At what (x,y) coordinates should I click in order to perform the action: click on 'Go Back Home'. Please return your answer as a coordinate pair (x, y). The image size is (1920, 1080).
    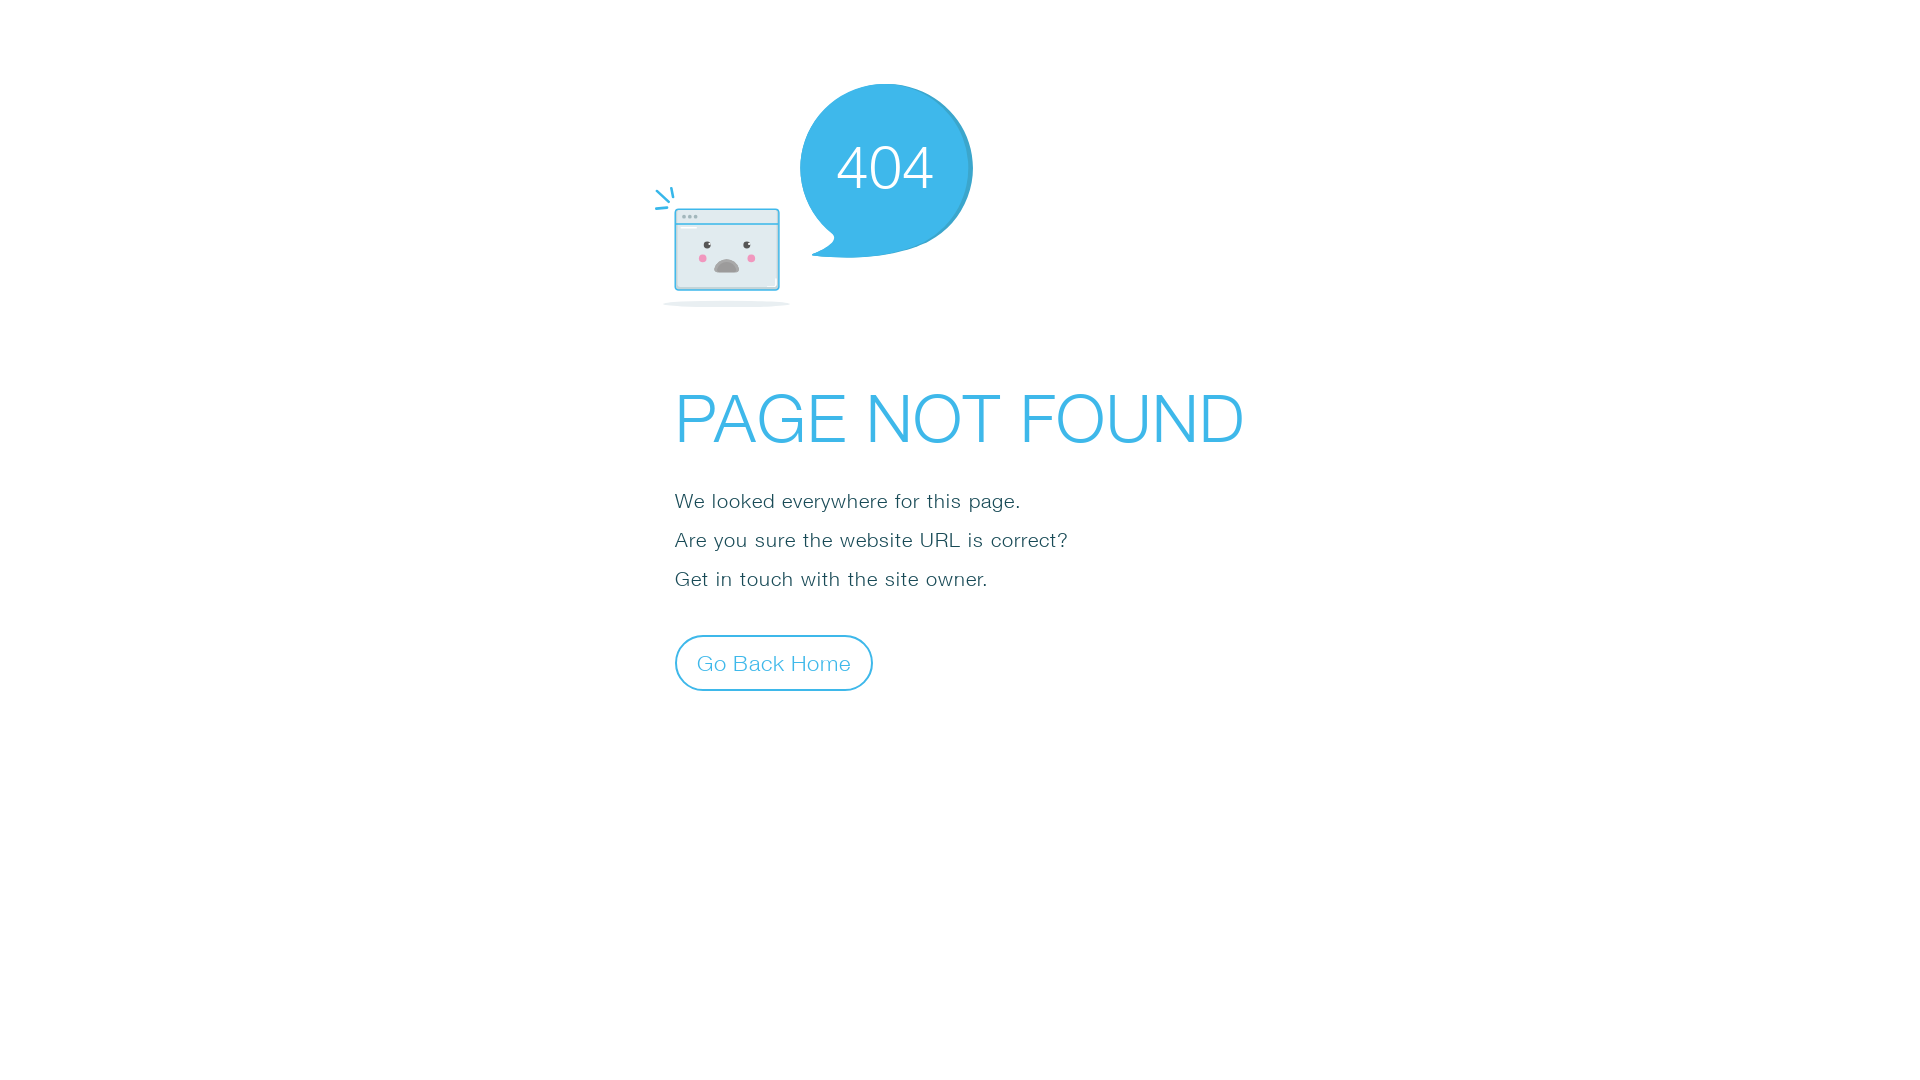
    Looking at the image, I should click on (772, 663).